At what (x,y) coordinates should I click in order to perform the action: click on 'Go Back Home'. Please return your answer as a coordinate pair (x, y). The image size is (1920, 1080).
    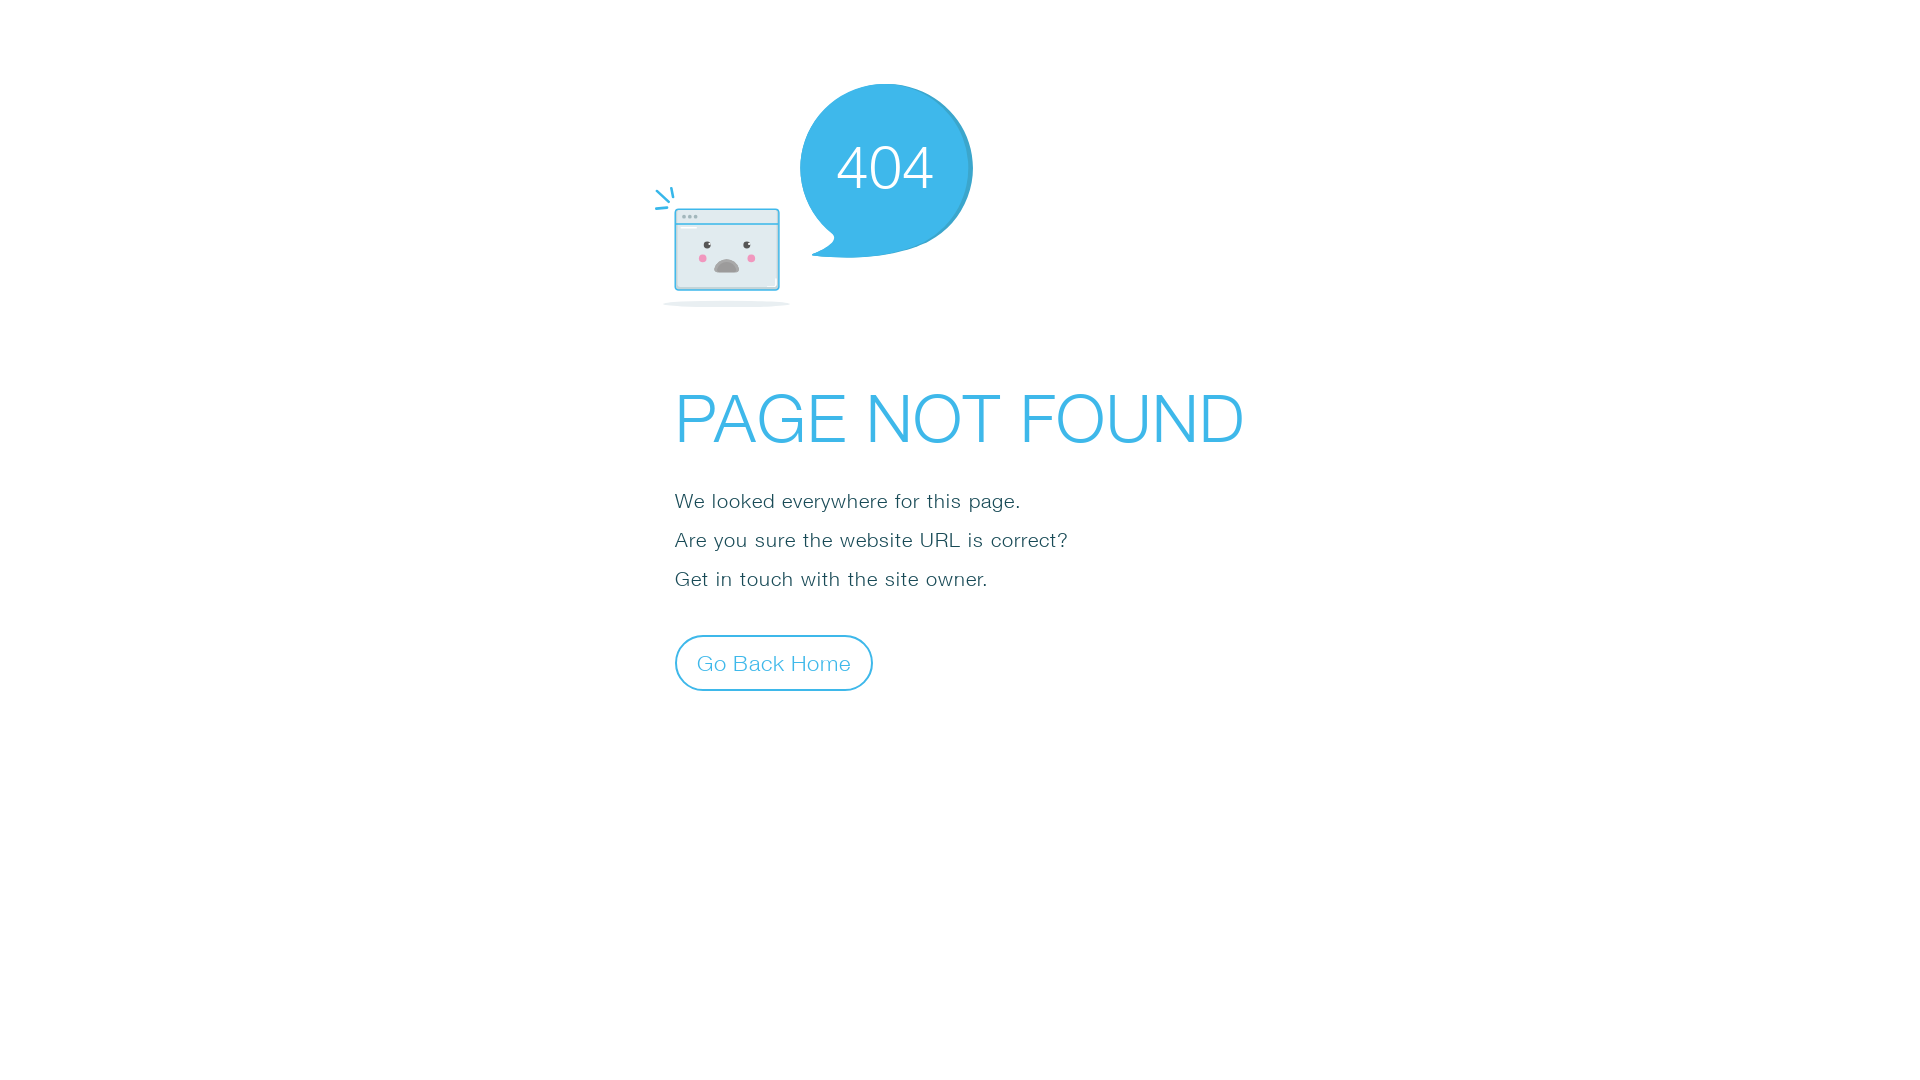
    Looking at the image, I should click on (772, 663).